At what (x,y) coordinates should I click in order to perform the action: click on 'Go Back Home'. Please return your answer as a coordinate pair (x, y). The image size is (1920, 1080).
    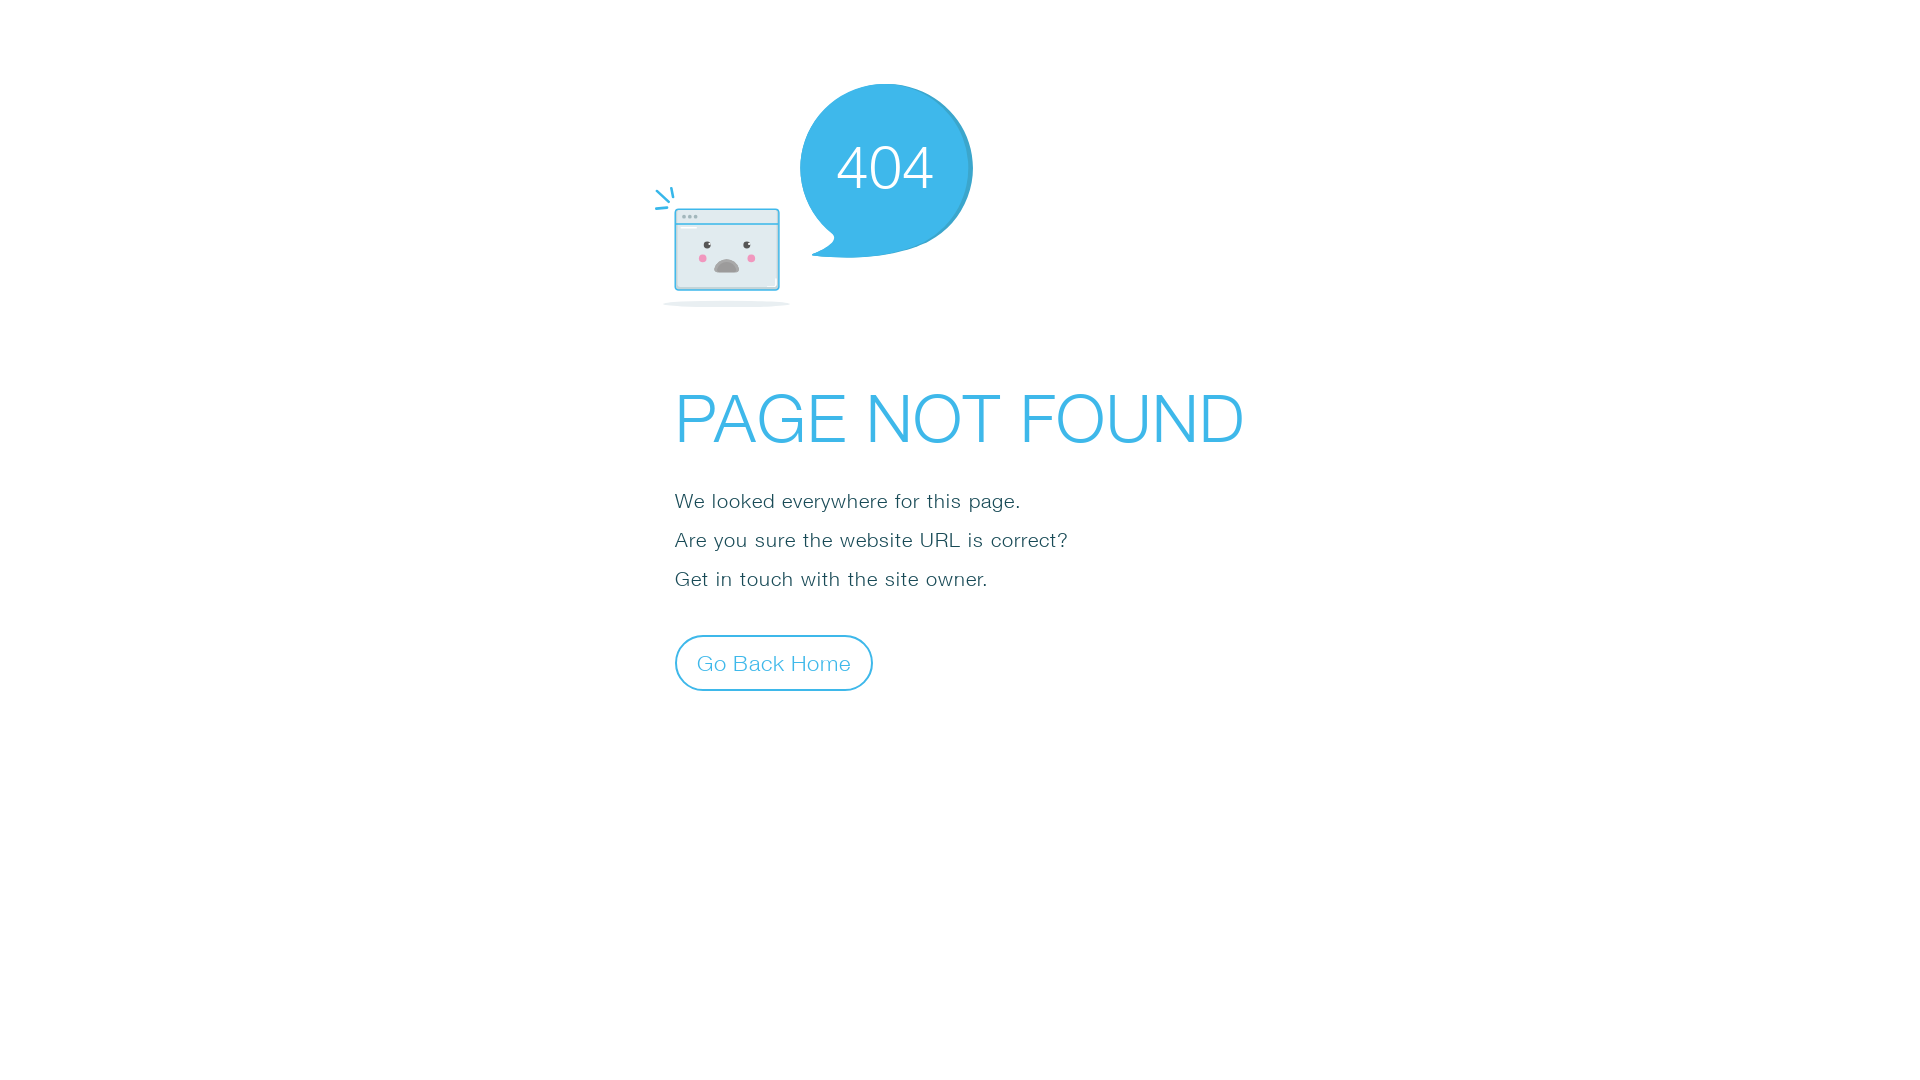
    Looking at the image, I should click on (772, 663).